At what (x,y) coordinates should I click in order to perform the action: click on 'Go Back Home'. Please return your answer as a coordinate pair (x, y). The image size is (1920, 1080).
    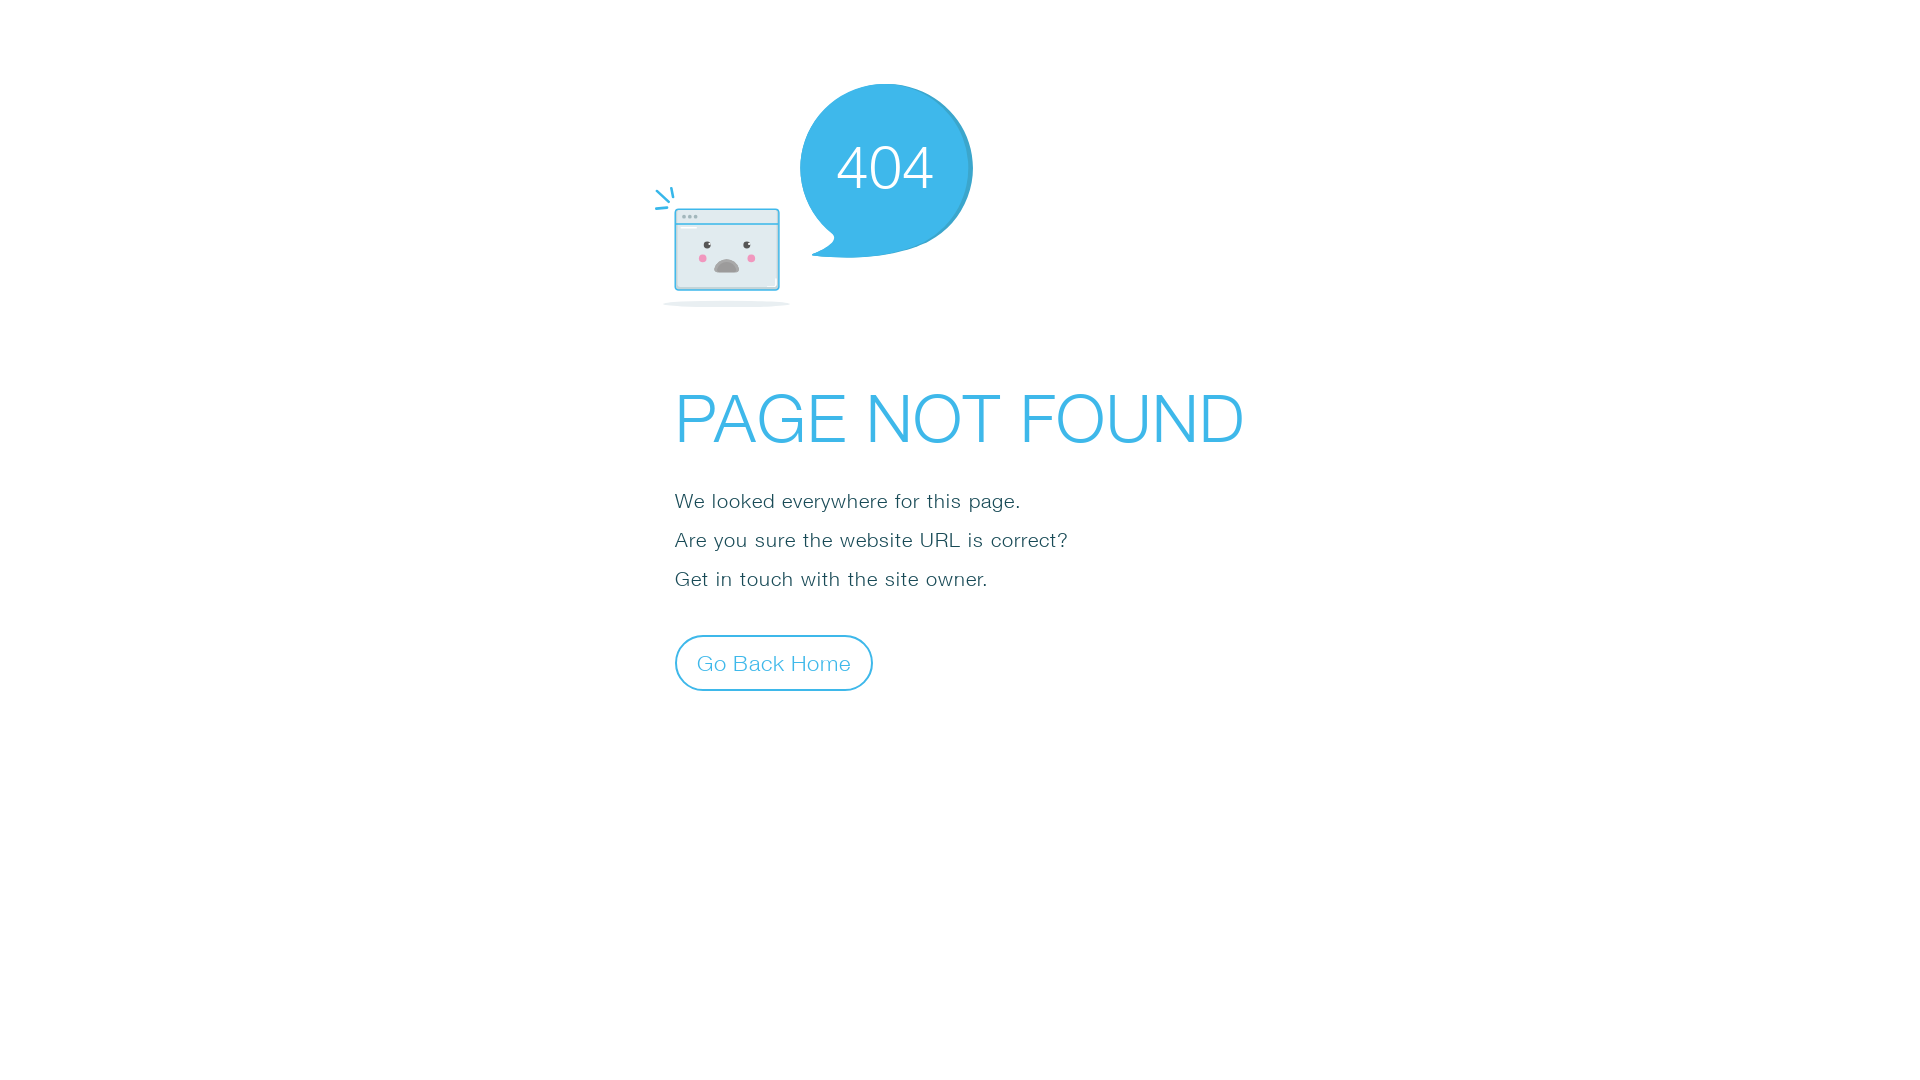
    Looking at the image, I should click on (772, 663).